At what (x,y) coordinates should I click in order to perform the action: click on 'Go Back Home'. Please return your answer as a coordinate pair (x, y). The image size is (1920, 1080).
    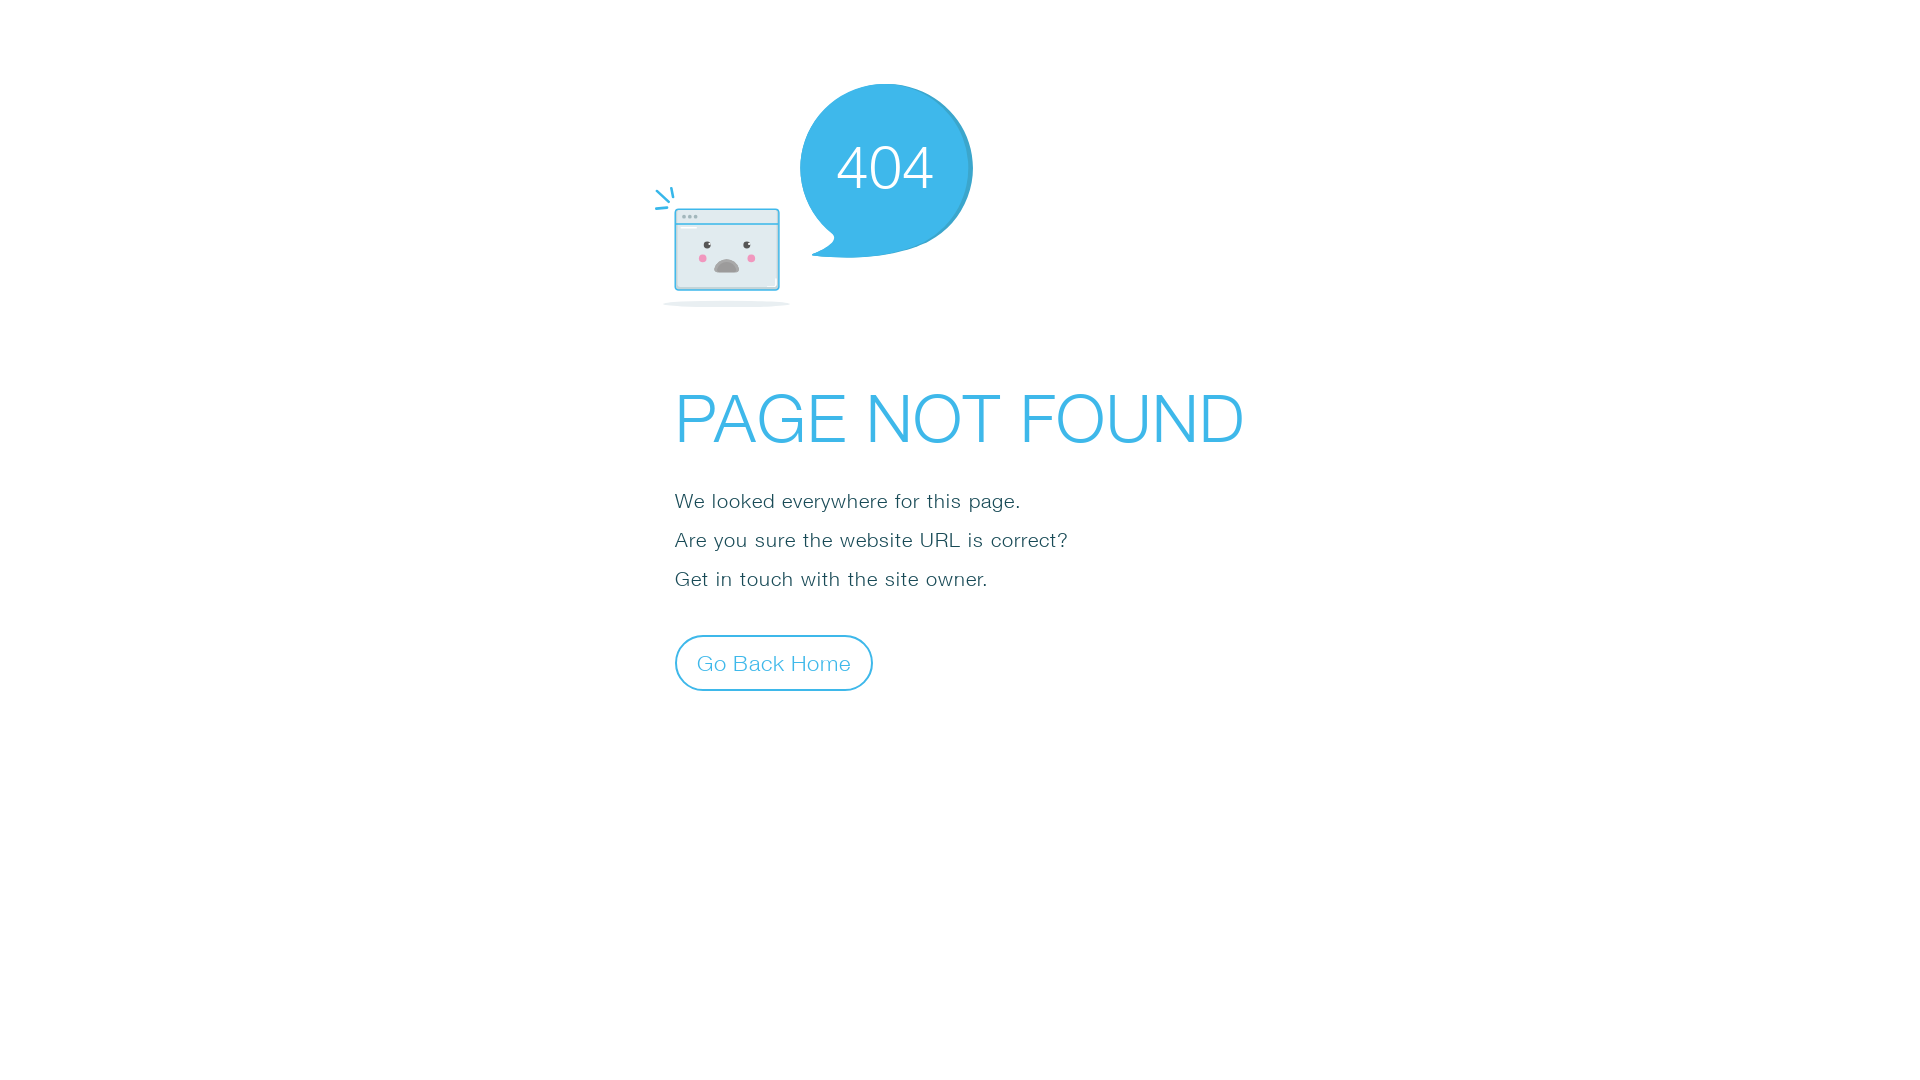
    Looking at the image, I should click on (772, 663).